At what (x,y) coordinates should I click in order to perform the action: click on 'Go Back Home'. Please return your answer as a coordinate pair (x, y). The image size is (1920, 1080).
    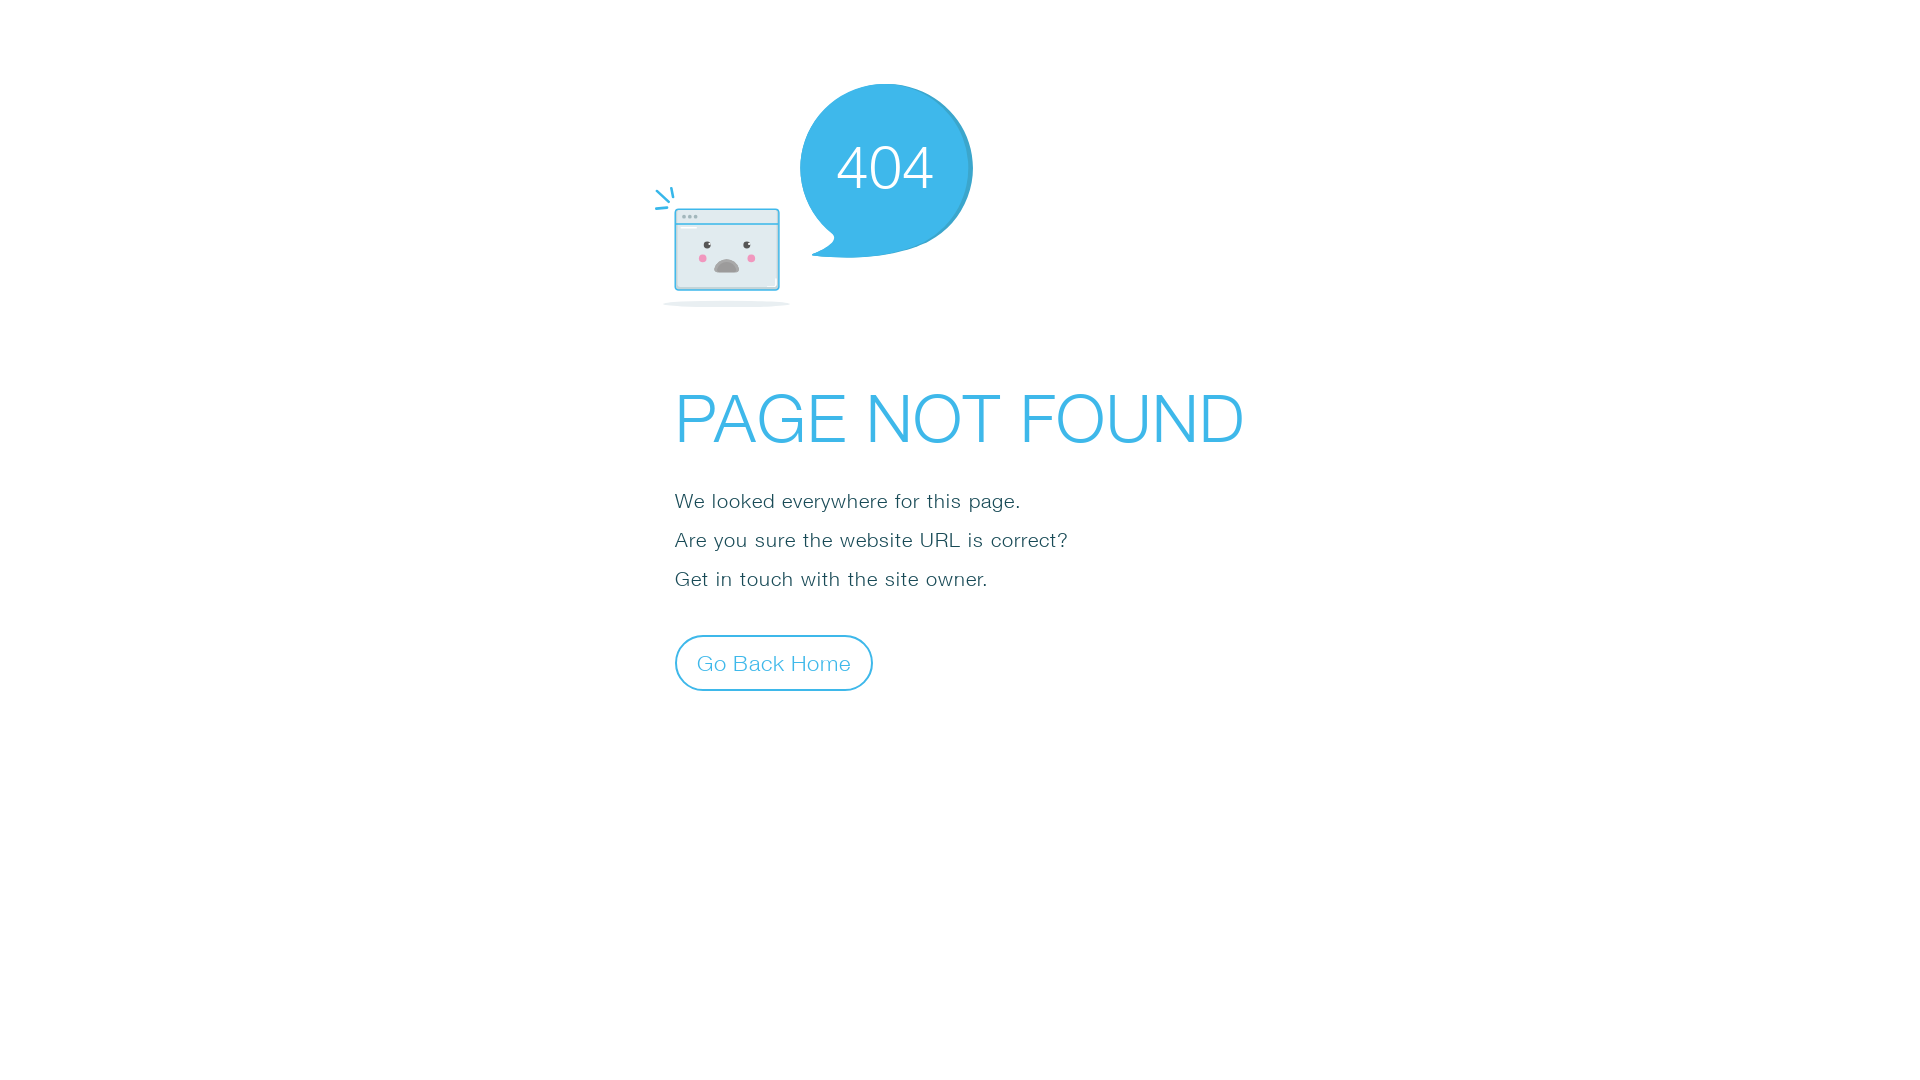
    Looking at the image, I should click on (772, 663).